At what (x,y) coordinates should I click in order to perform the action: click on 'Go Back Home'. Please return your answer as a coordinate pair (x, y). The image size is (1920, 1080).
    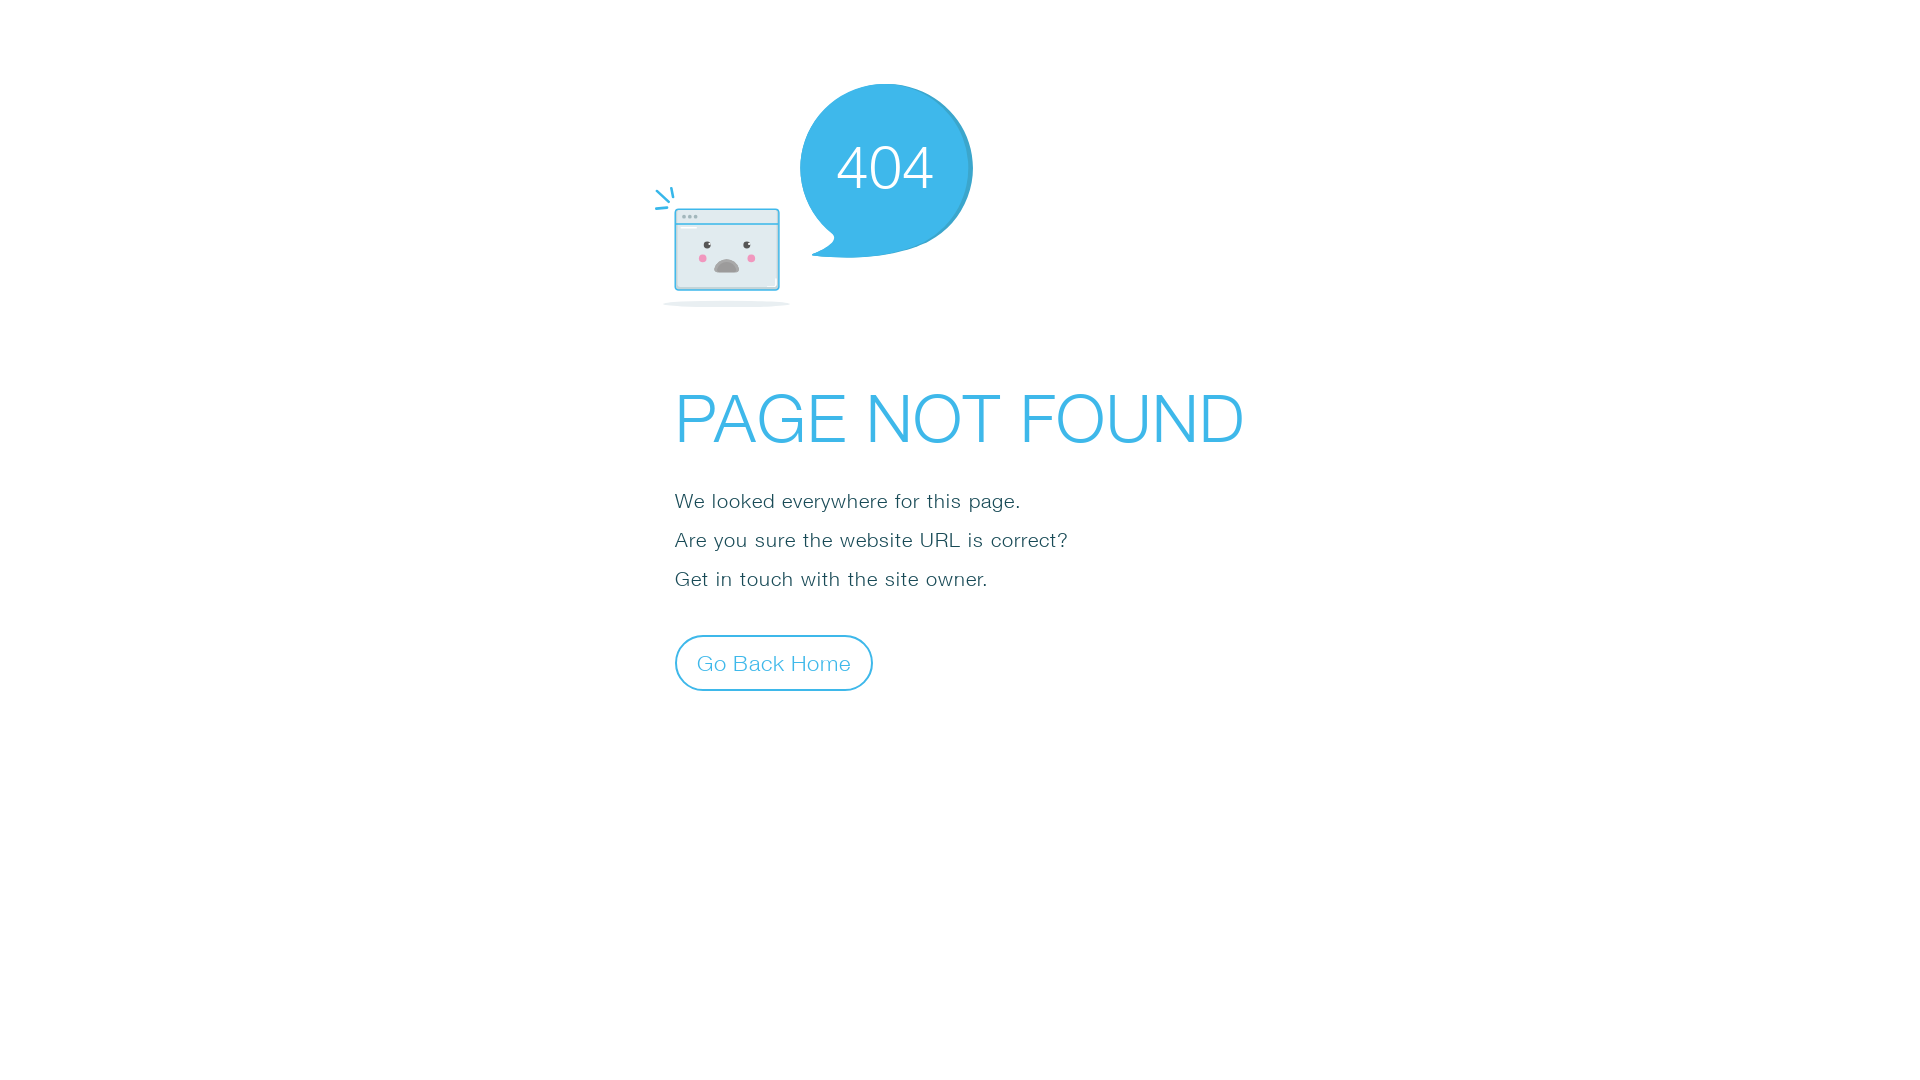
    Looking at the image, I should click on (772, 663).